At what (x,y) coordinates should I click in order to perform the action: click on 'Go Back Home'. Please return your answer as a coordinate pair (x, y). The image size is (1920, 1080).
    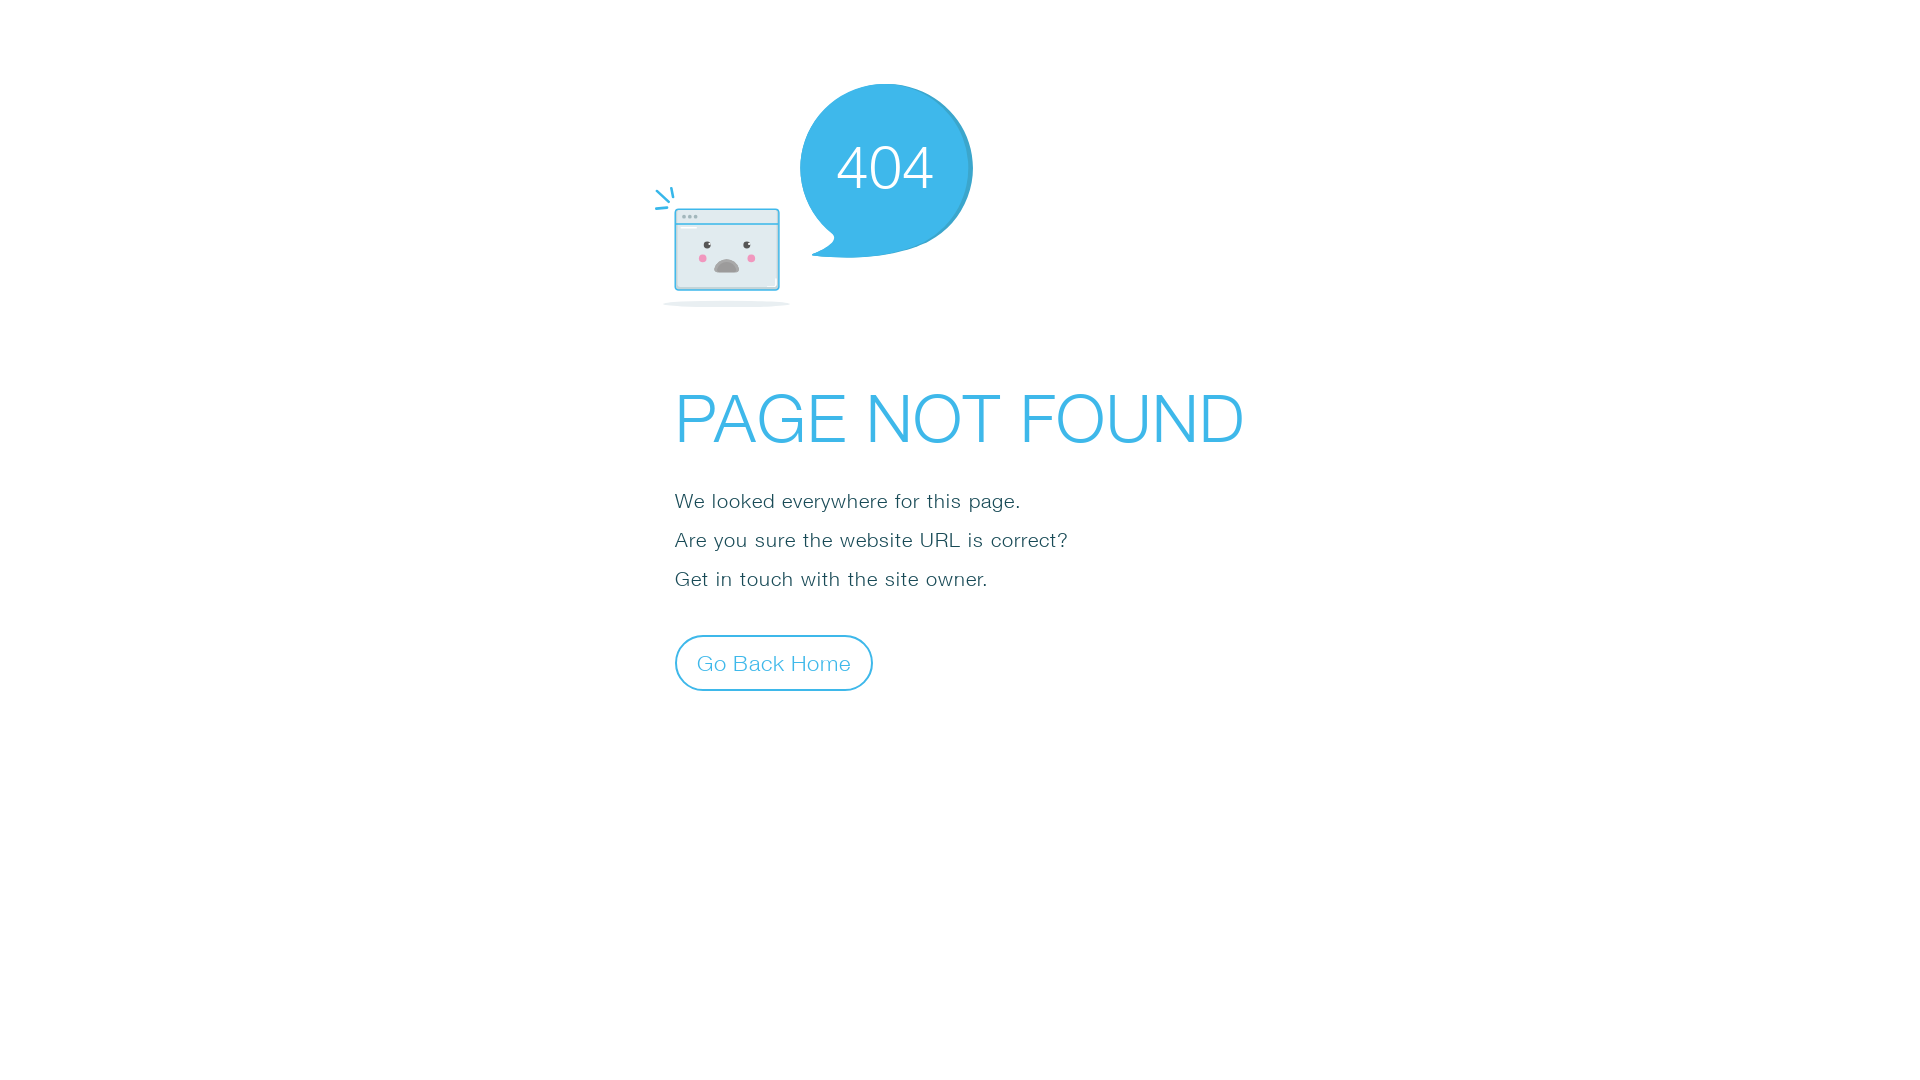
    Looking at the image, I should click on (772, 663).